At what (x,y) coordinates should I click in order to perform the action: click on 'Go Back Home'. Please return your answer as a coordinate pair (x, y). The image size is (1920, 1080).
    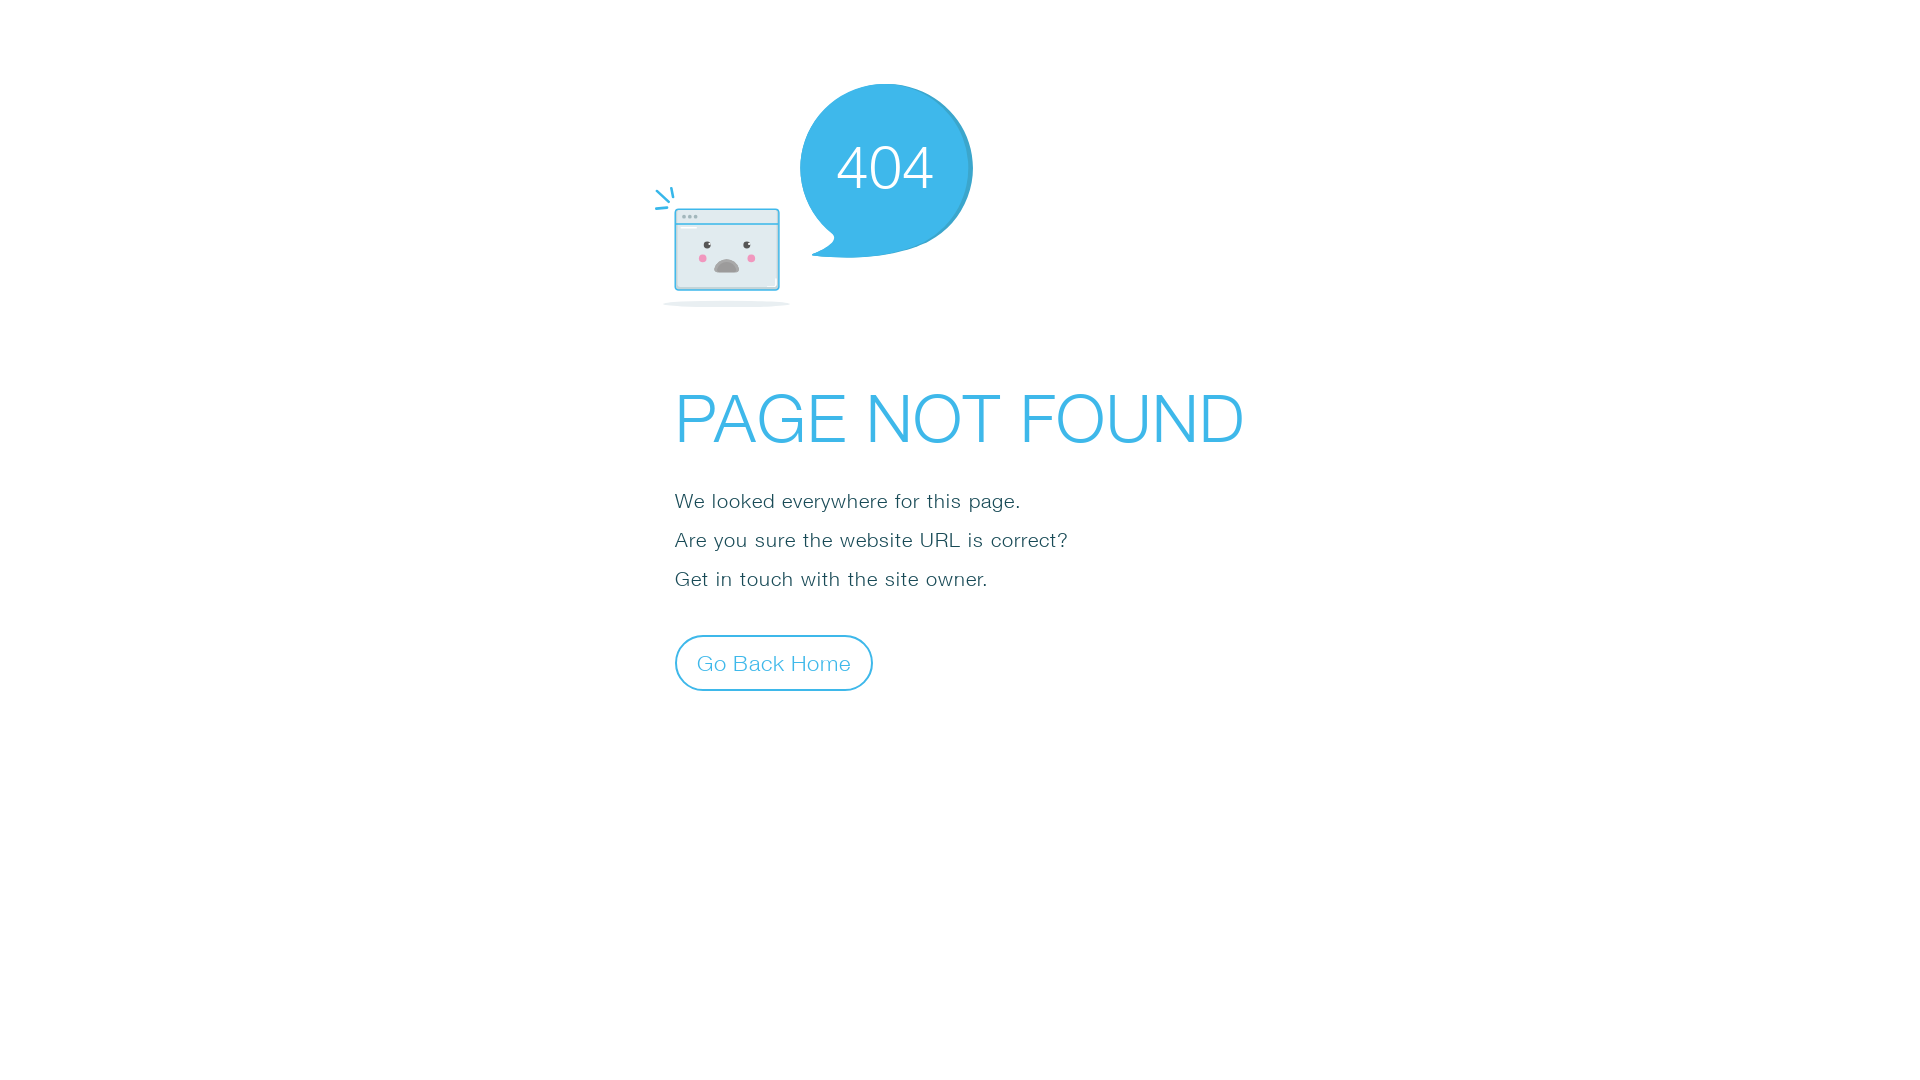
    Looking at the image, I should click on (772, 663).